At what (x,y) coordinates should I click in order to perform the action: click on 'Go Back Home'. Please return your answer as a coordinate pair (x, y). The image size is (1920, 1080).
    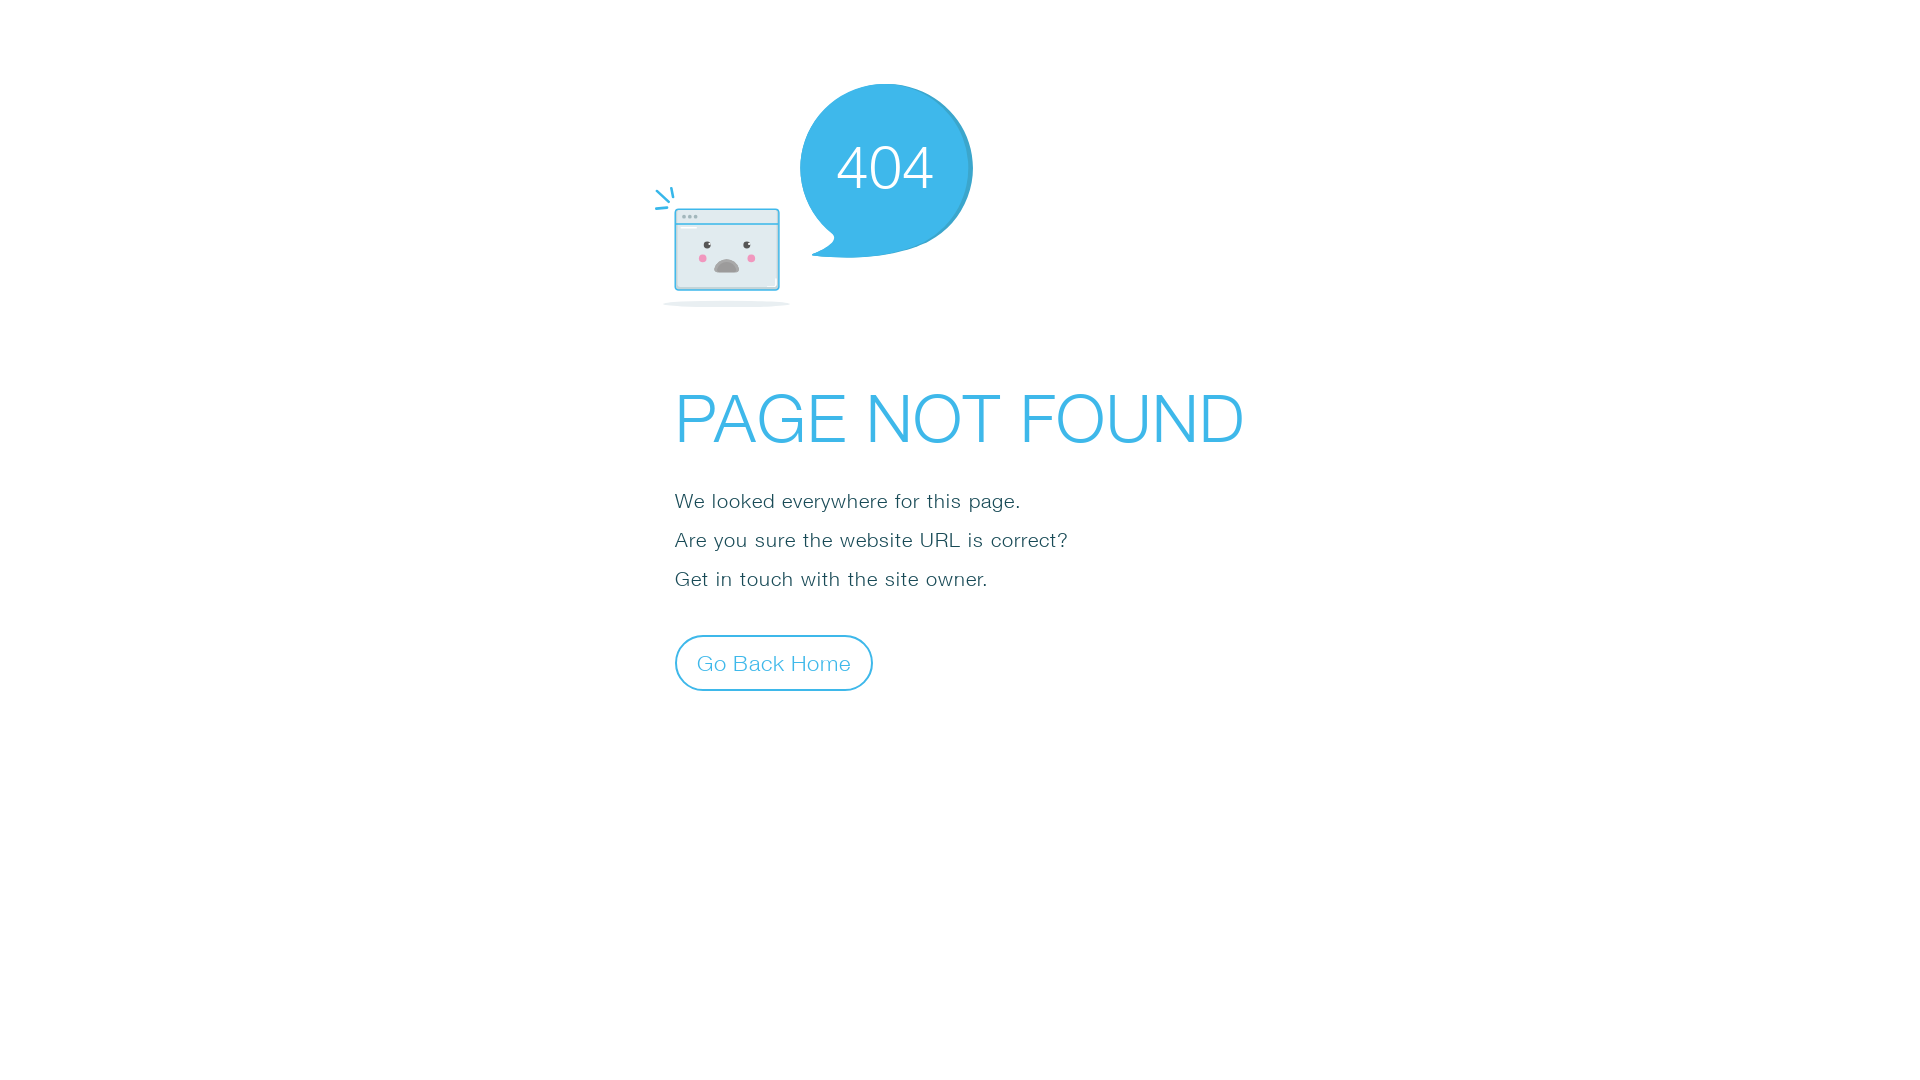
    Looking at the image, I should click on (772, 663).